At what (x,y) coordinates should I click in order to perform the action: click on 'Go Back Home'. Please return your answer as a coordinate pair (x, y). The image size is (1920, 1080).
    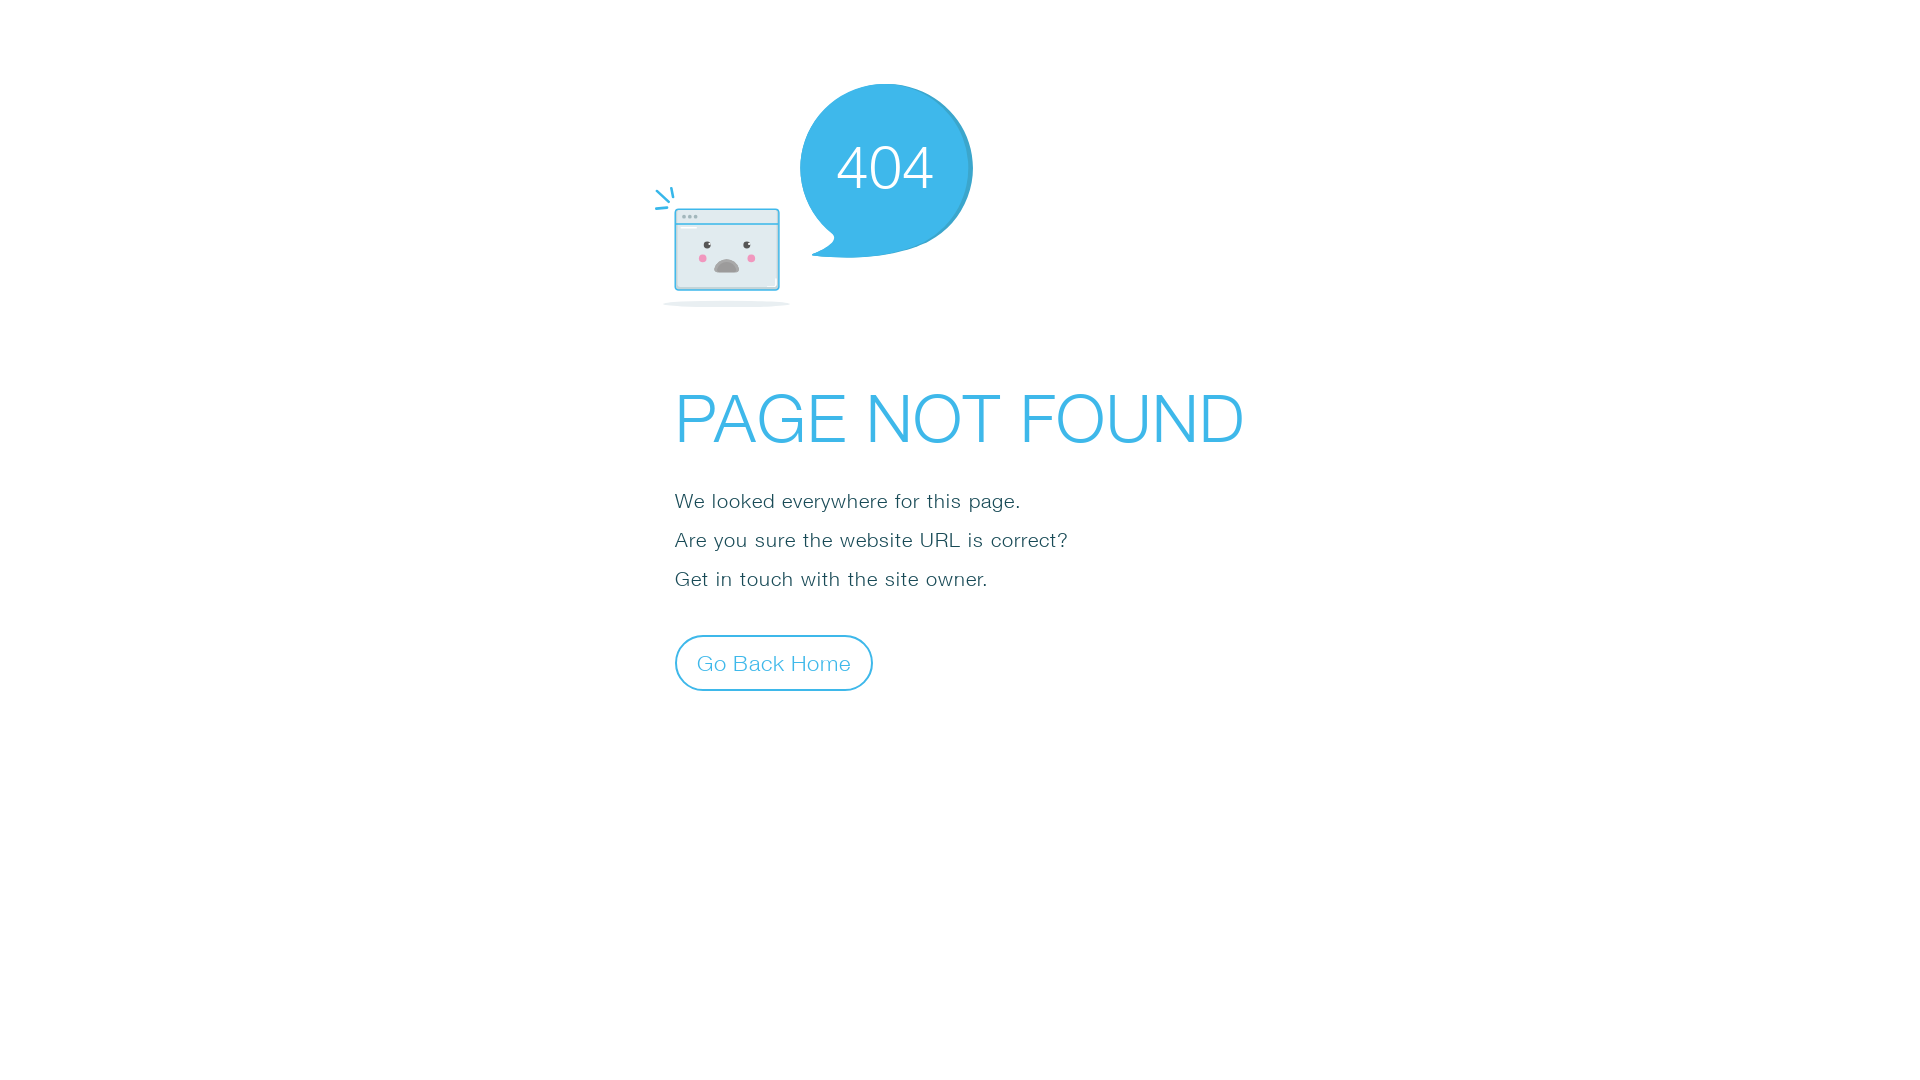
    Looking at the image, I should click on (772, 663).